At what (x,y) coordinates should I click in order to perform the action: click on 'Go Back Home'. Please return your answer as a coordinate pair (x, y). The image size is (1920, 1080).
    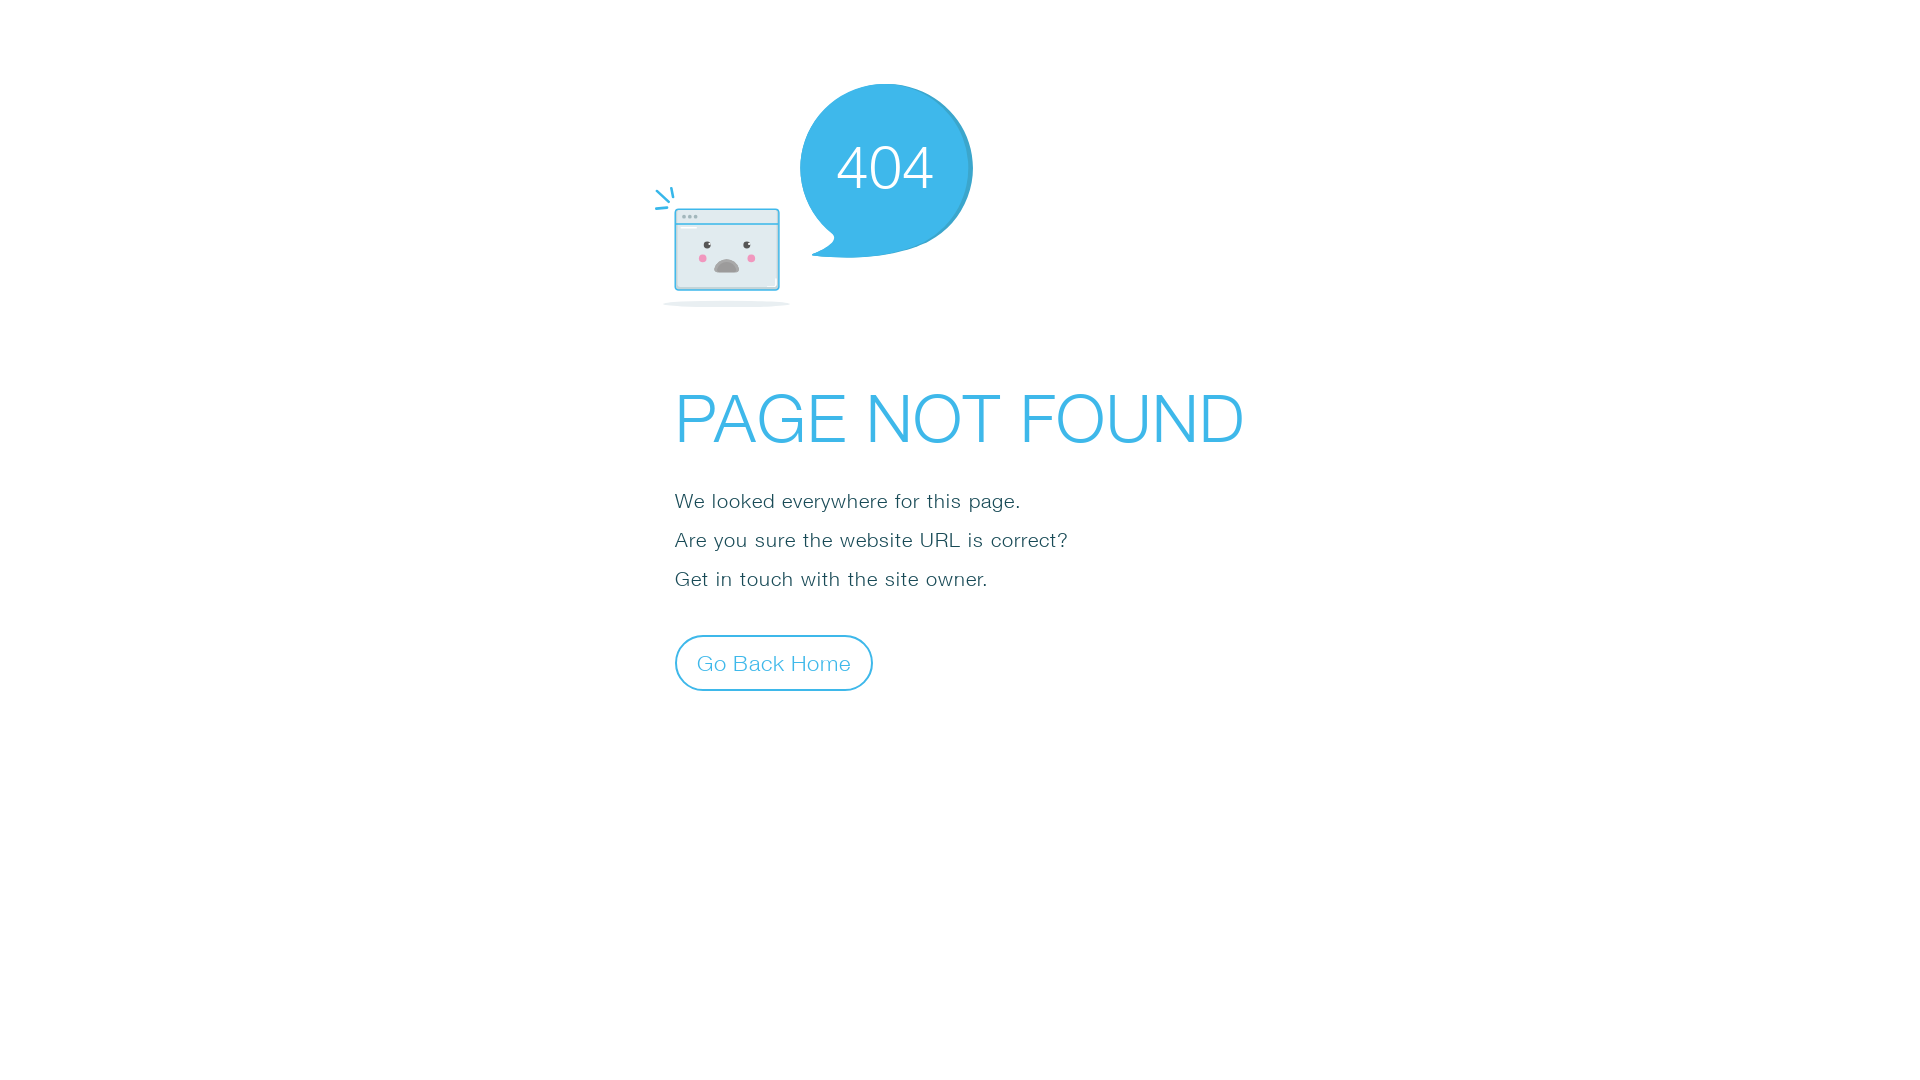
    Looking at the image, I should click on (772, 663).